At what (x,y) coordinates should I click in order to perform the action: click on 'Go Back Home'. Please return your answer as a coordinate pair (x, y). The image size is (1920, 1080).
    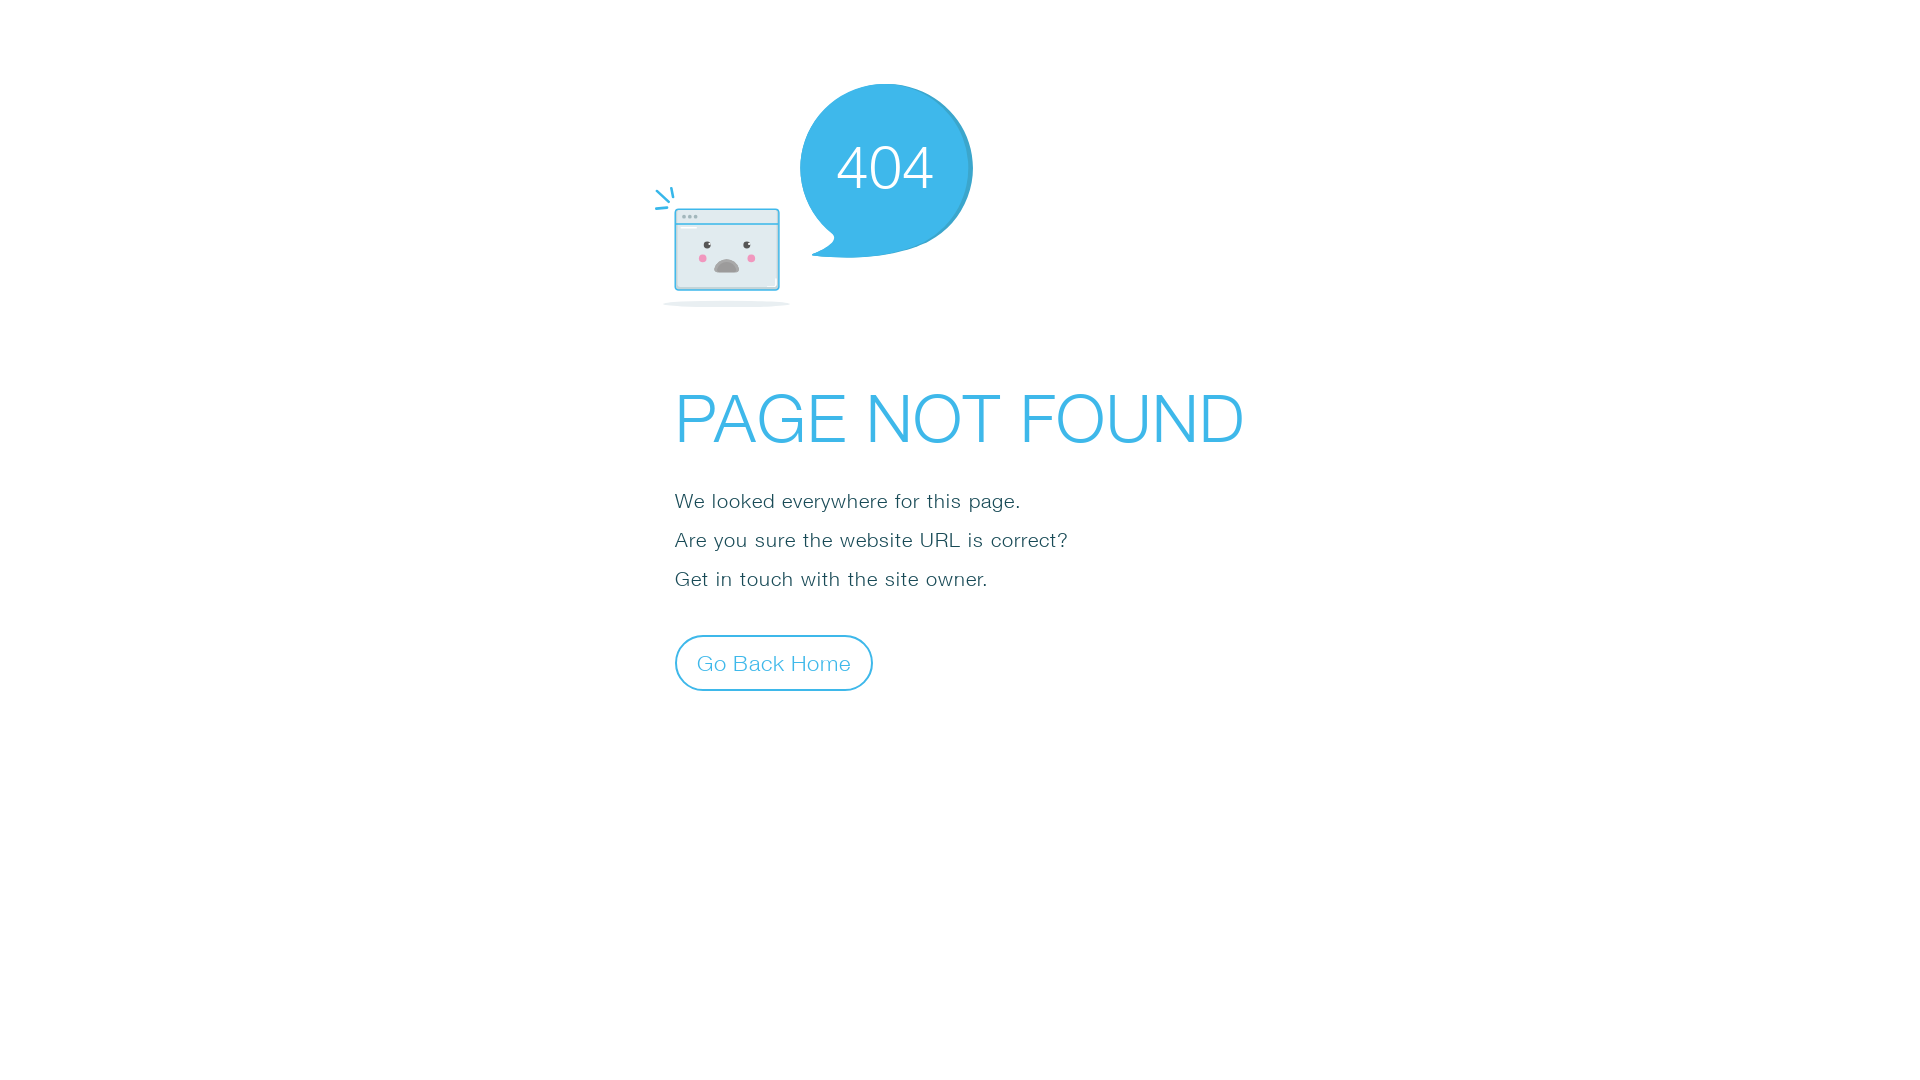
    Looking at the image, I should click on (772, 663).